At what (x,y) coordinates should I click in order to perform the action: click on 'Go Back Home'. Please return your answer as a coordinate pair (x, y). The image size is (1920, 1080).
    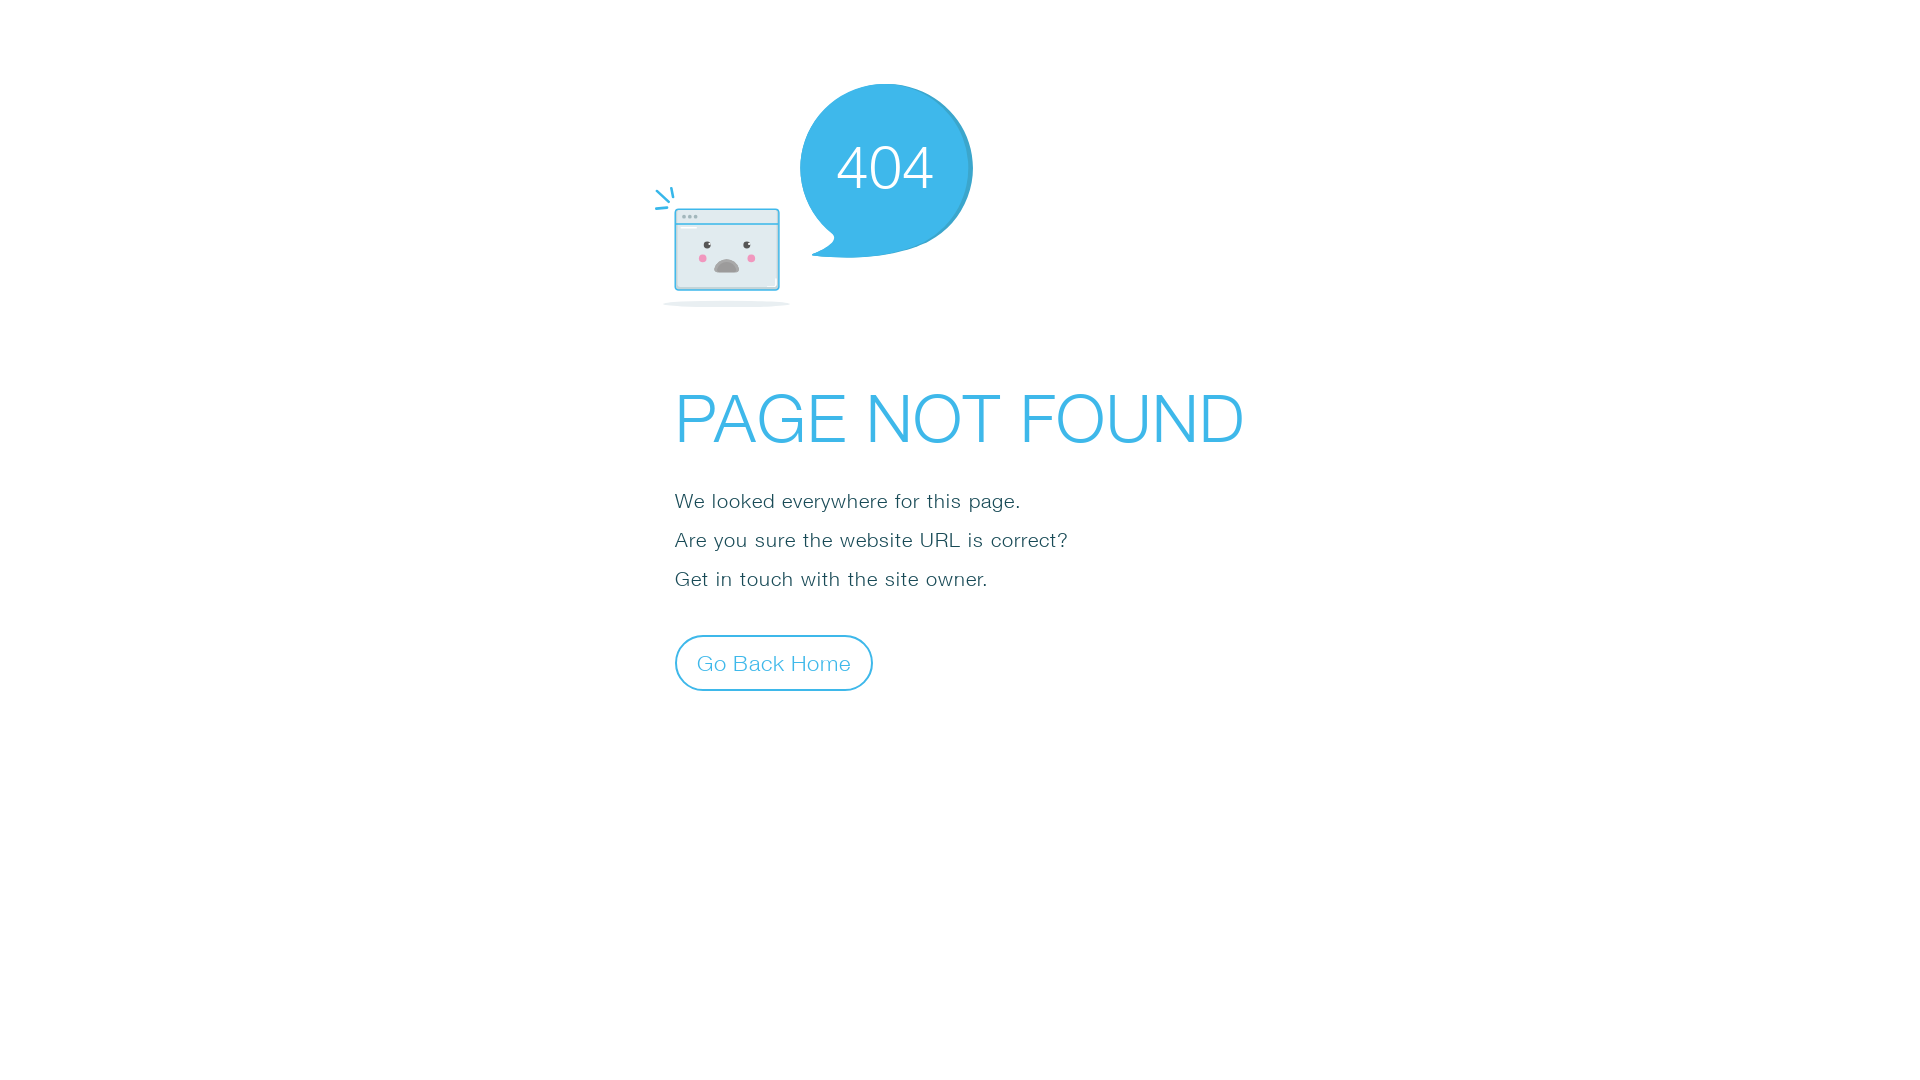
    Looking at the image, I should click on (772, 663).